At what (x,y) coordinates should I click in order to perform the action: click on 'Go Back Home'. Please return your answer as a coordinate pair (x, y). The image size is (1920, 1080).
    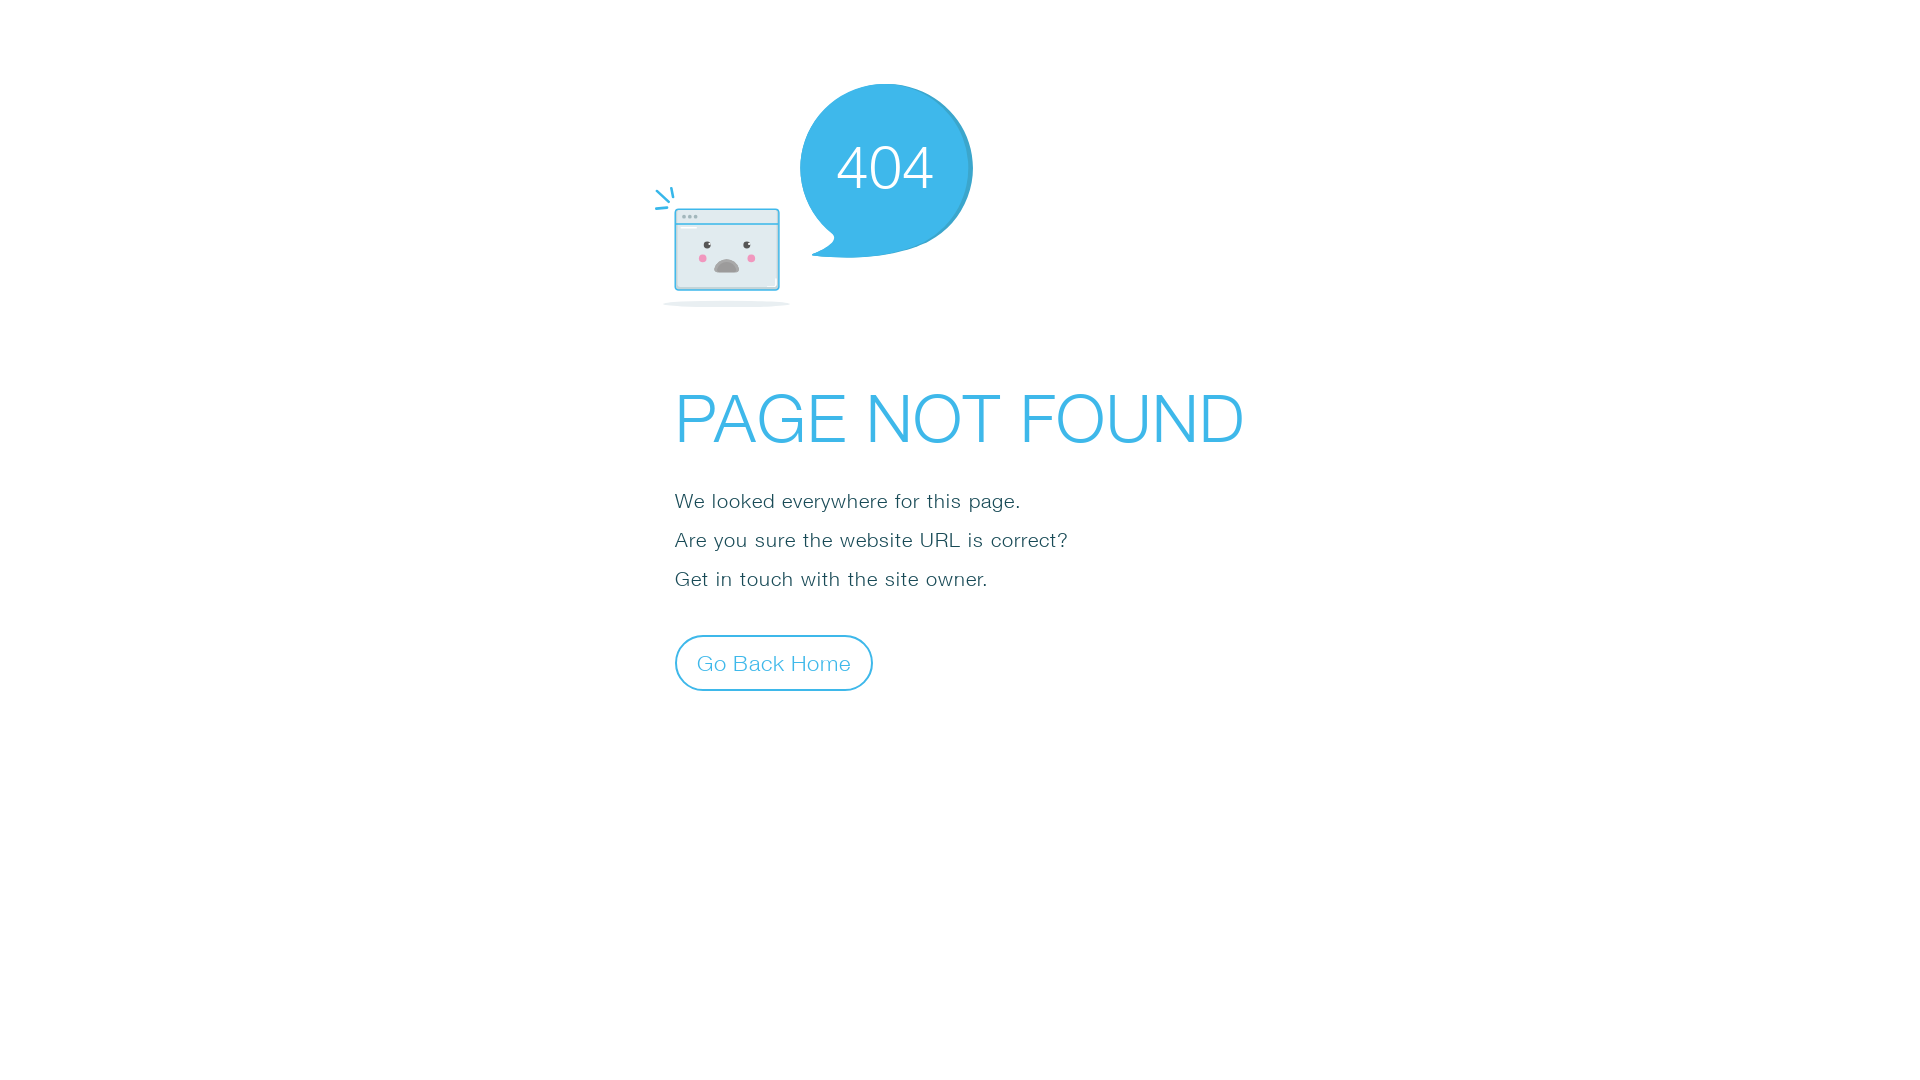
    Looking at the image, I should click on (772, 663).